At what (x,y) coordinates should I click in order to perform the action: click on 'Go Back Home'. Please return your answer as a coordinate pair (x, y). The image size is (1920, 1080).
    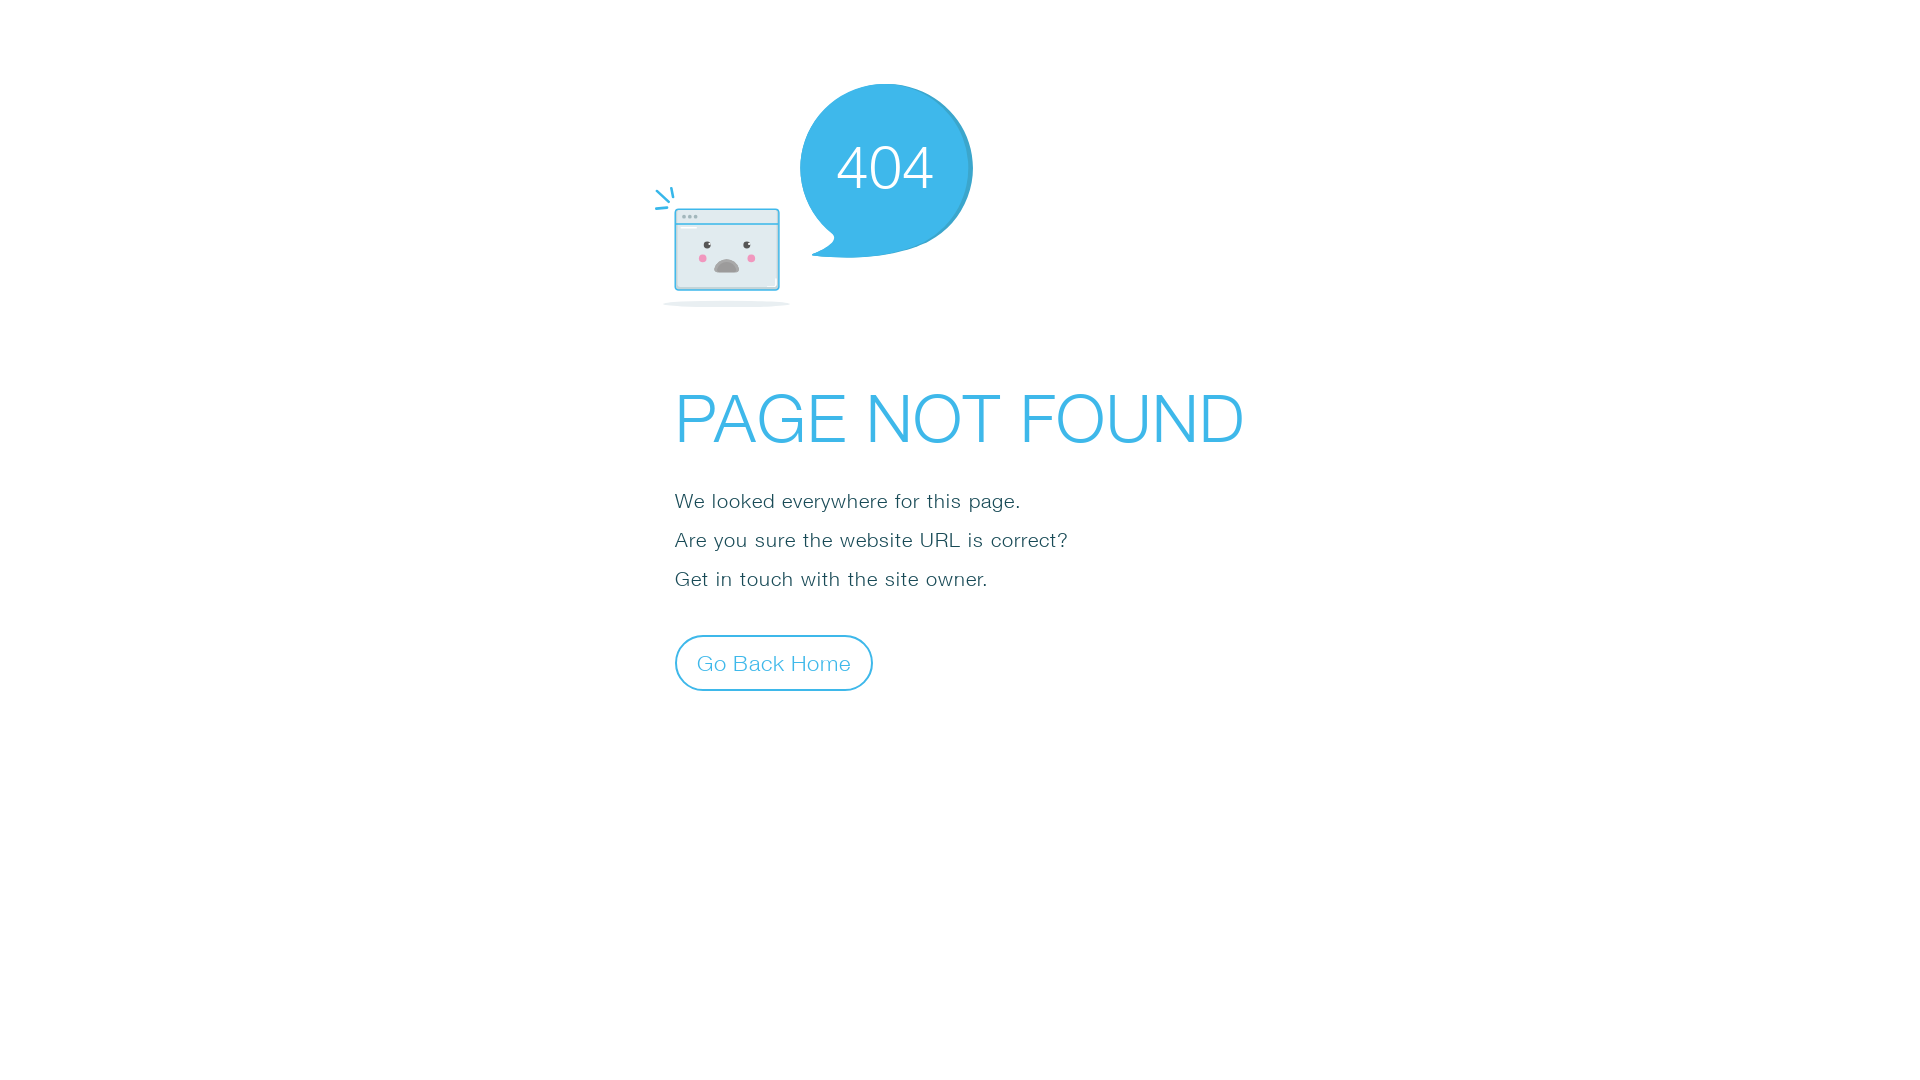
    Looking at the image, I should click on (772, 663).